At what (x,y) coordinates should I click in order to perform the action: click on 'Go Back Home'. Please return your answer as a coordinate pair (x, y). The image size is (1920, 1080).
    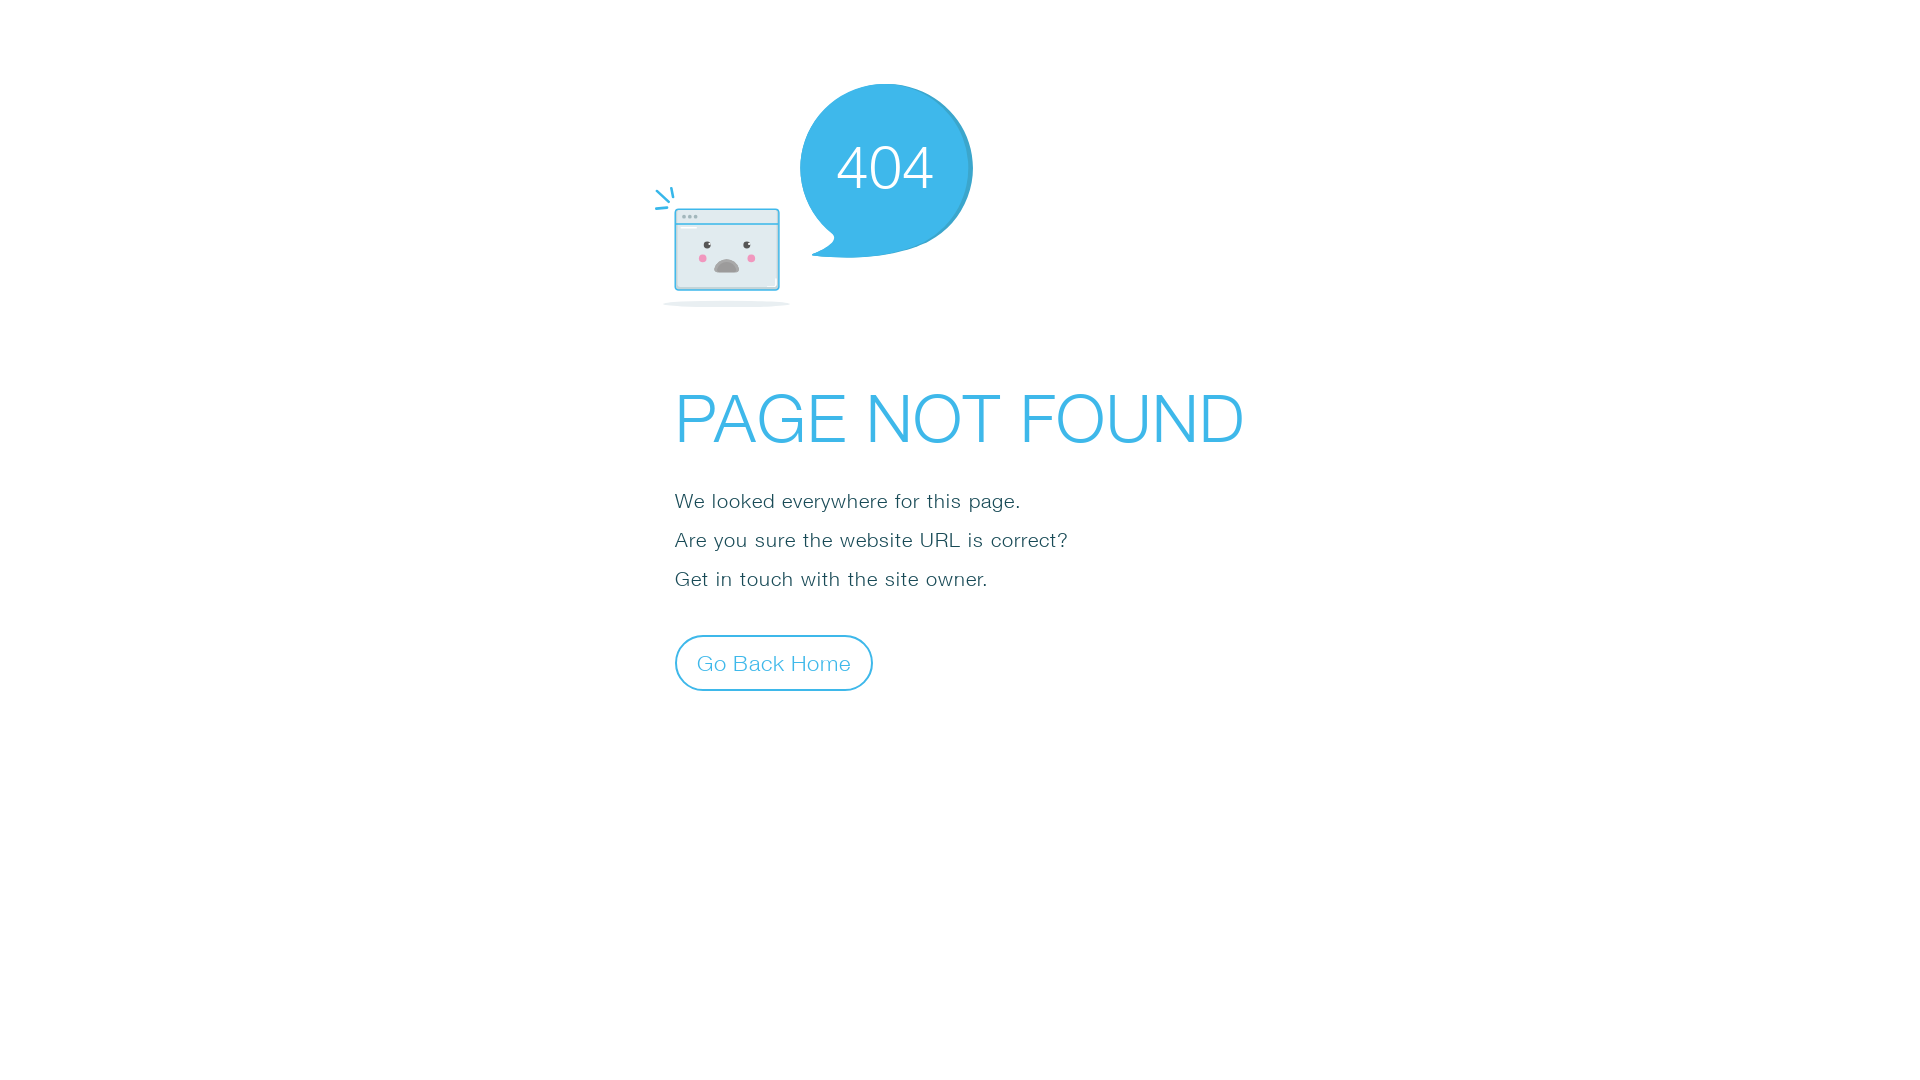
    Looking at the image, I should click on (772, 663).